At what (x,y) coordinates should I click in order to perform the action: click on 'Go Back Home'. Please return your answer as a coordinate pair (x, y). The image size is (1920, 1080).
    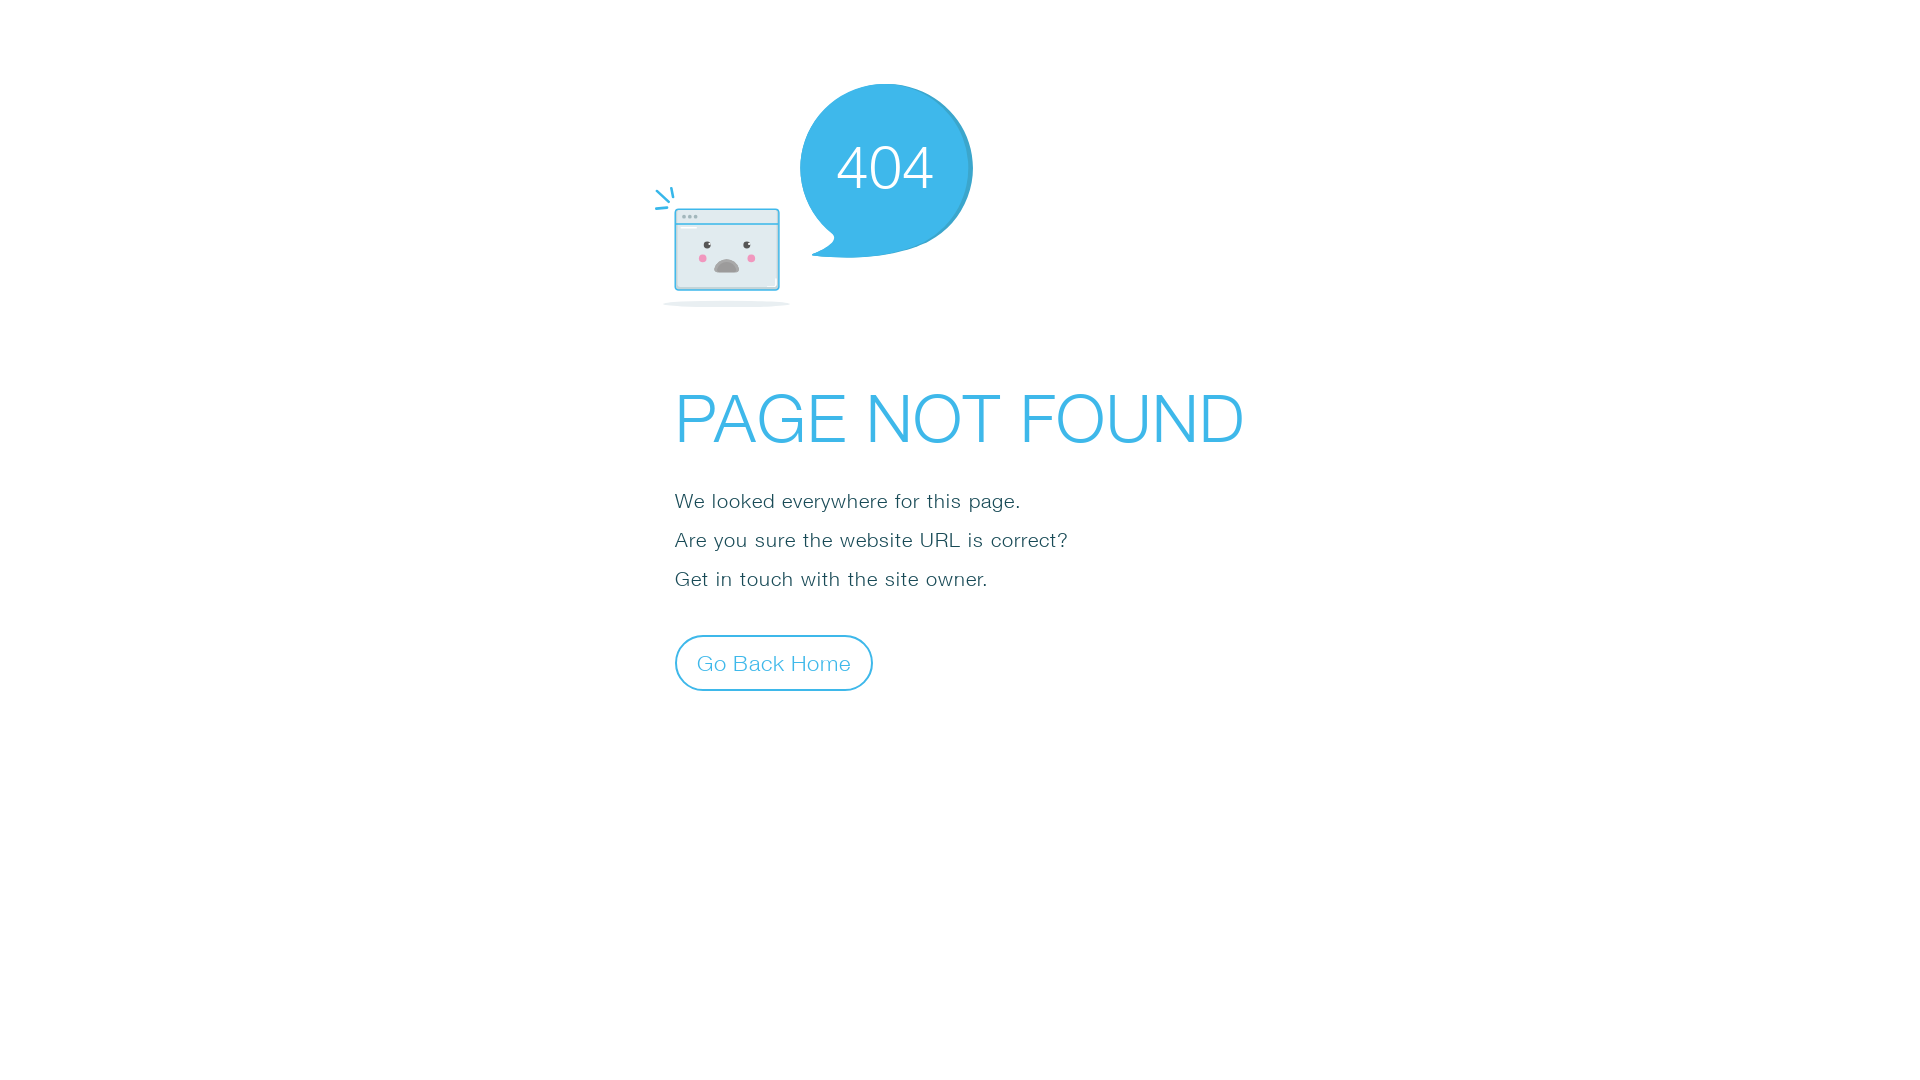
    Looking at the image, I should click on (772, 663).